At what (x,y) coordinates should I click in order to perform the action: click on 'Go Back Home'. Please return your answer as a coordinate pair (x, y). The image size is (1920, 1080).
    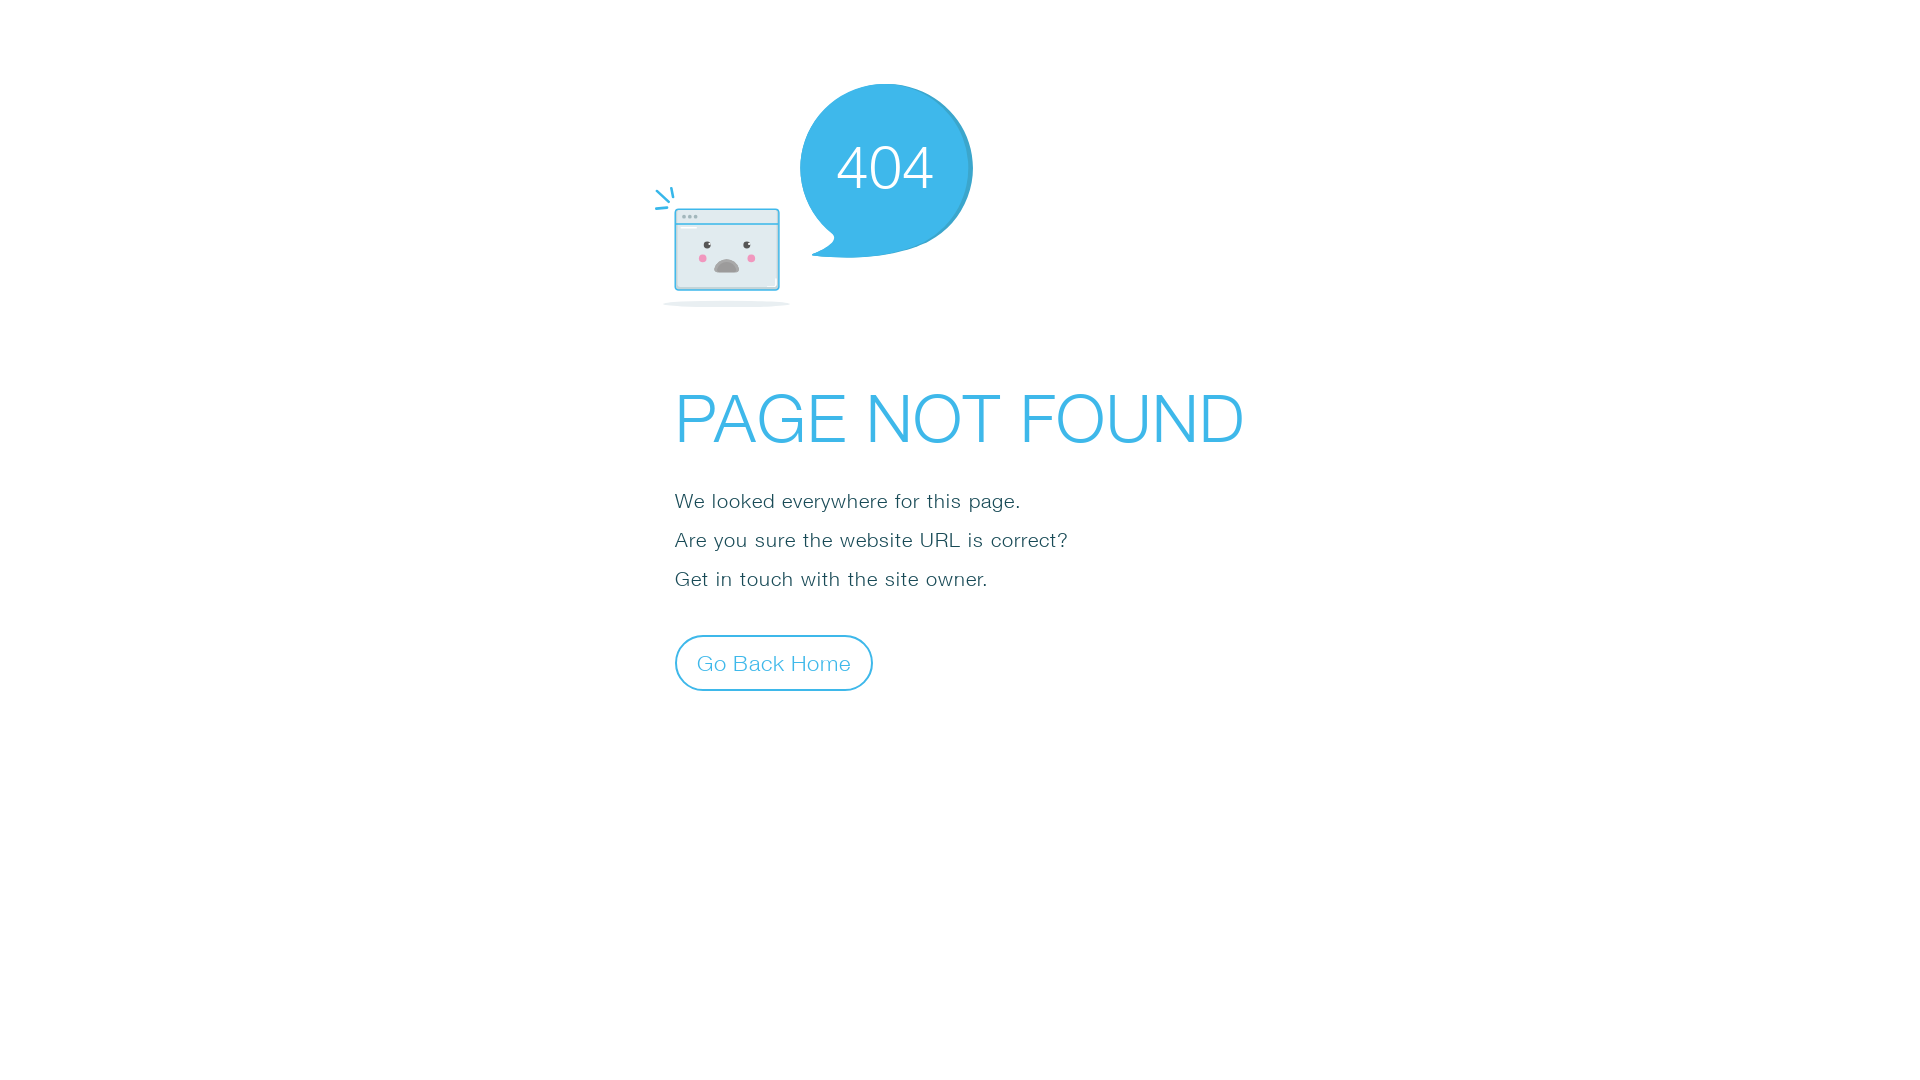
    Looking at the image, I should click on (772, 663).